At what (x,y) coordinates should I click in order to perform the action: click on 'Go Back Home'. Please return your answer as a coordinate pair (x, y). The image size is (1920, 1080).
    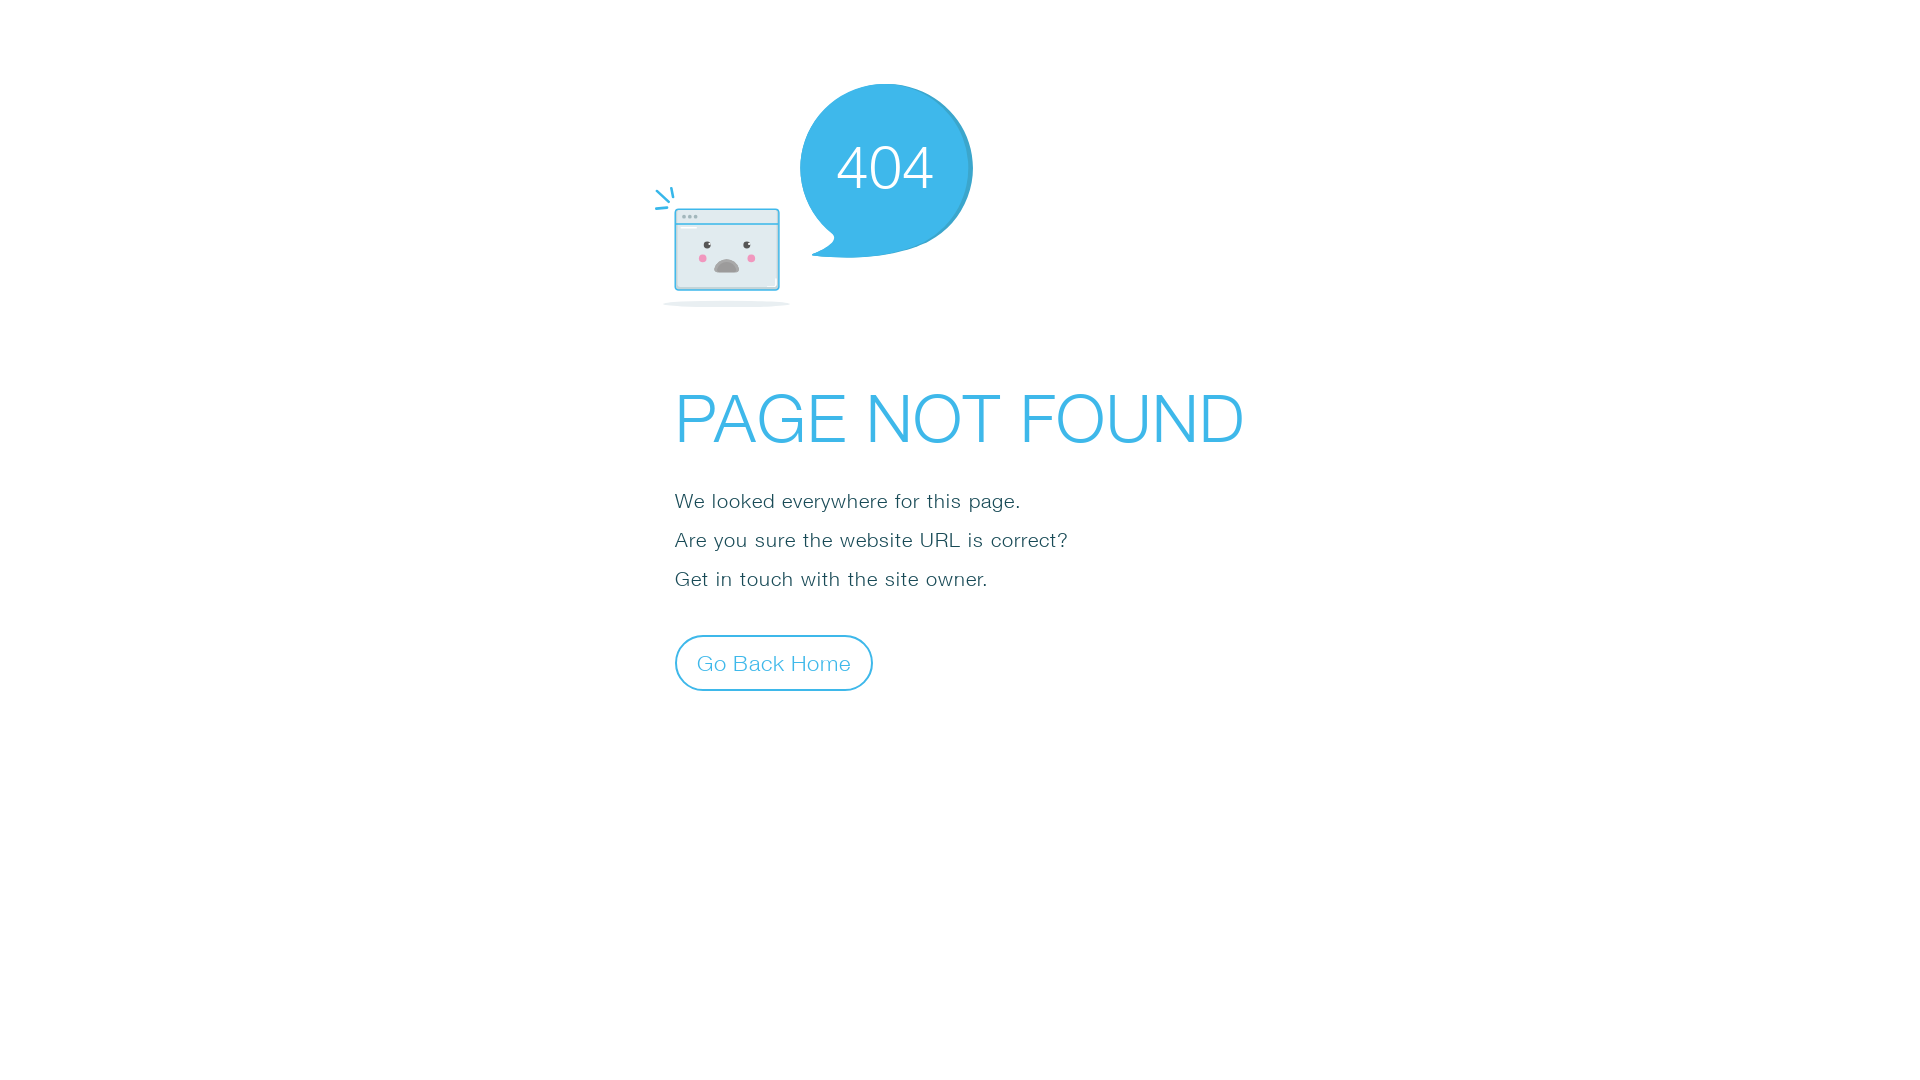
    Looking at the image, I should click on (772, 663).